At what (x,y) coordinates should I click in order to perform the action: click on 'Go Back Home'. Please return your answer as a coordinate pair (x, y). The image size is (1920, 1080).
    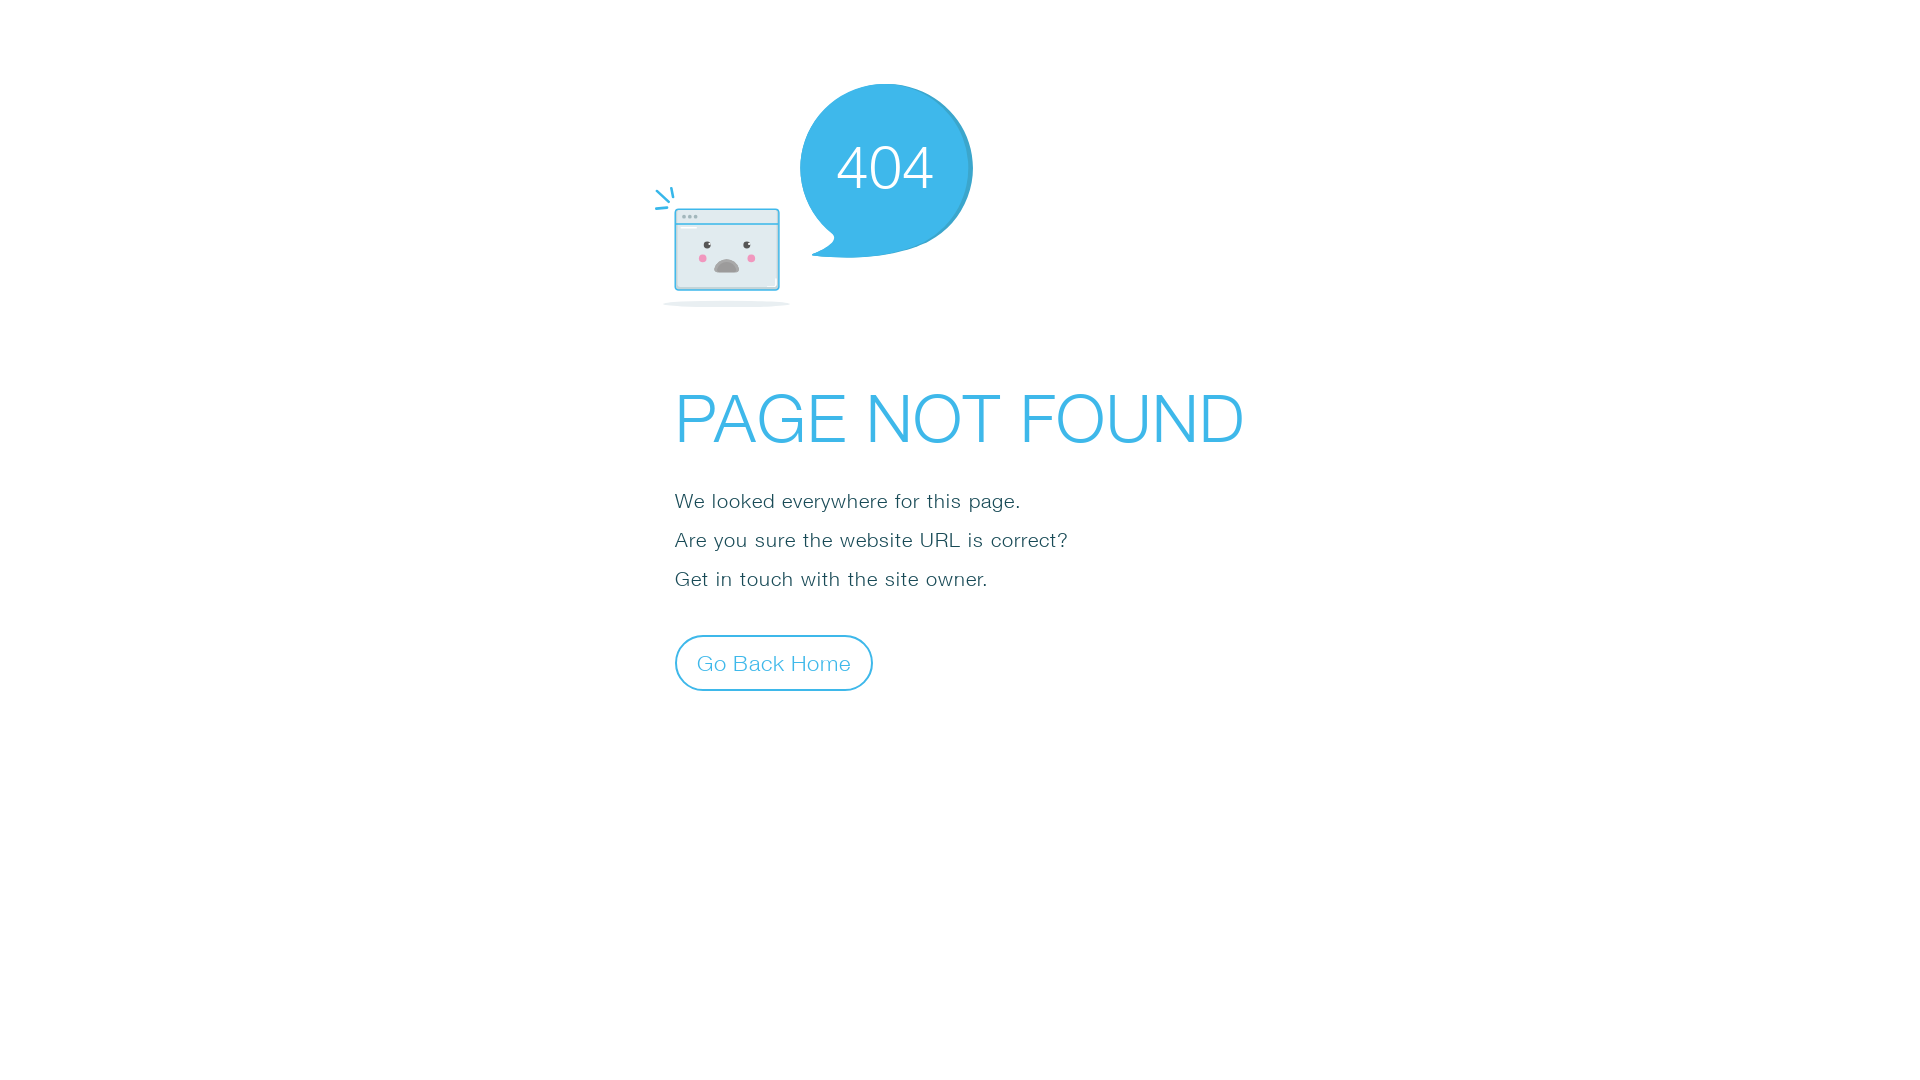
    Looking at the image, I should click on (772, 663).